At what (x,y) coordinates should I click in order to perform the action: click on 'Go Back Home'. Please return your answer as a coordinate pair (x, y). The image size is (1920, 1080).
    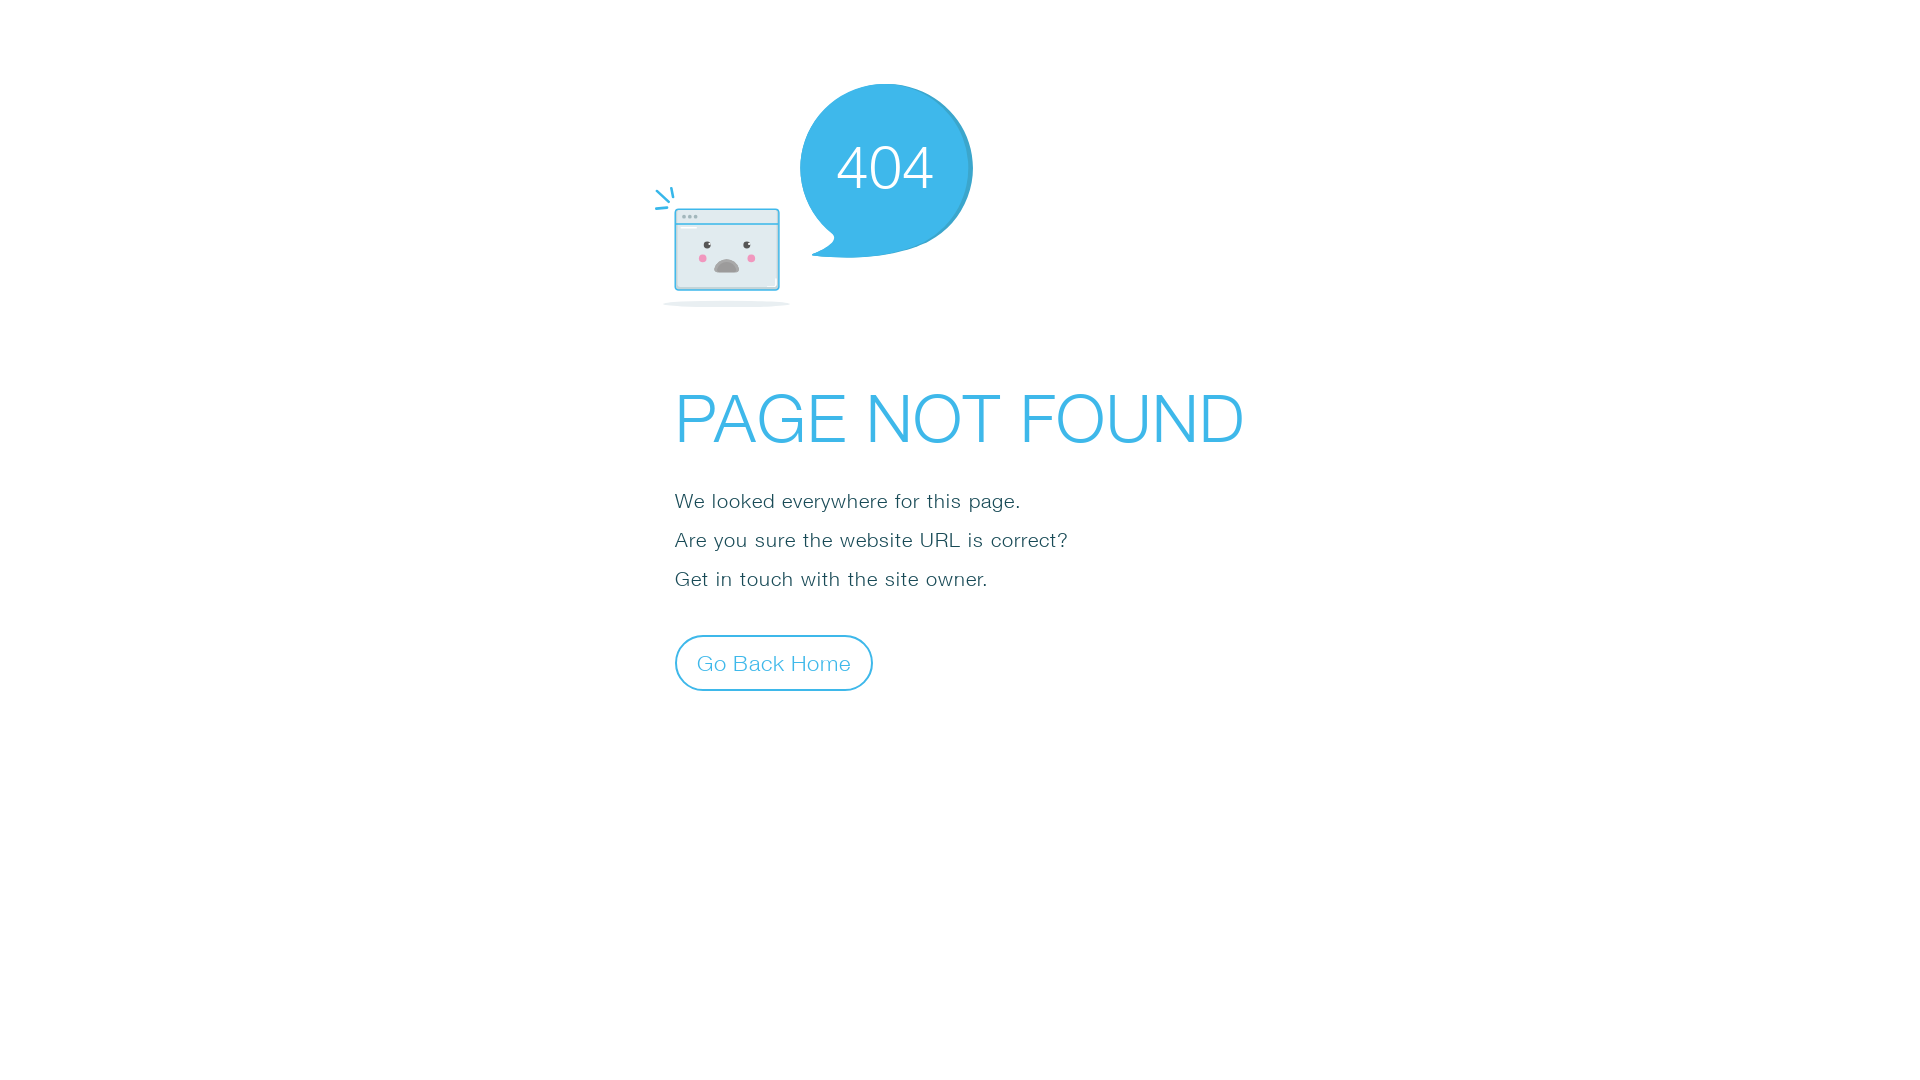
    Looking at the image, I should click on (772, 663).